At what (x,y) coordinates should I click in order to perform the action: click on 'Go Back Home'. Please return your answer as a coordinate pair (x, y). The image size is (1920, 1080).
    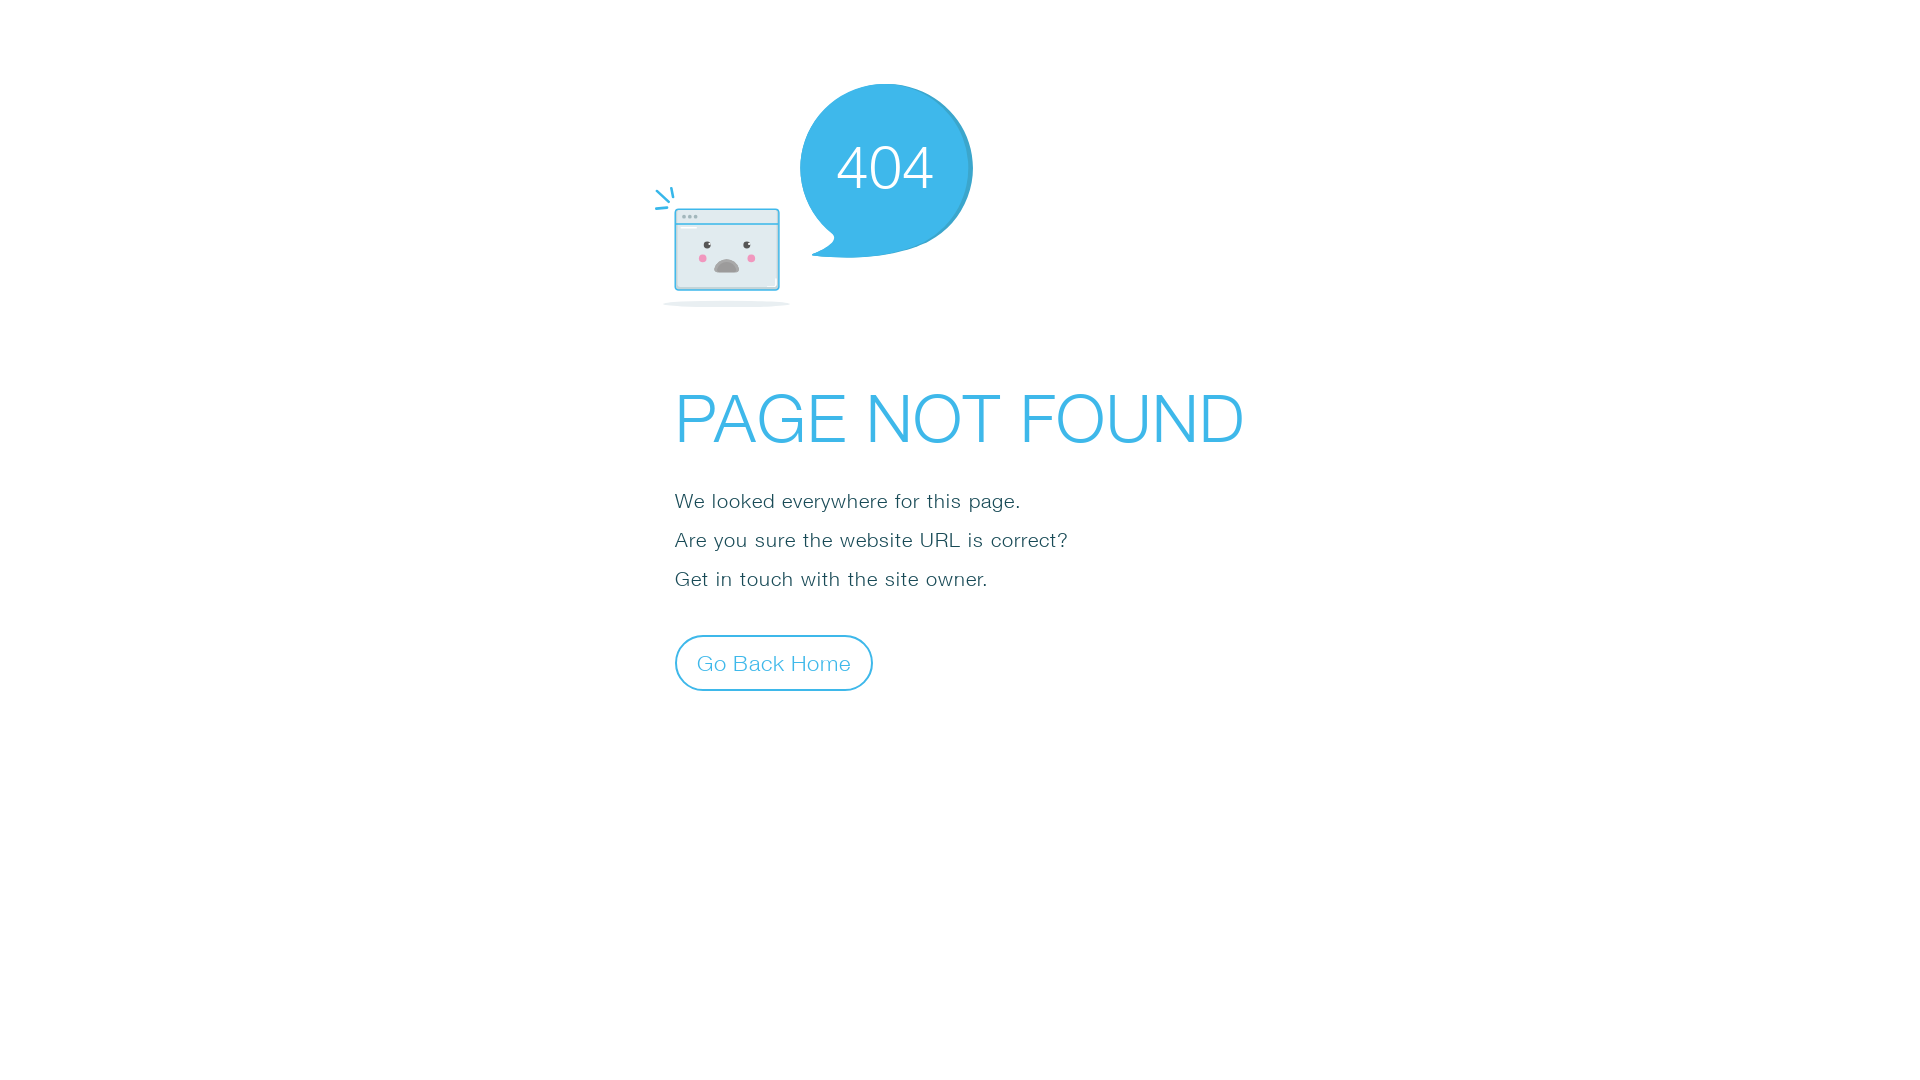
    Looking at the image, I should click on (772, 663).